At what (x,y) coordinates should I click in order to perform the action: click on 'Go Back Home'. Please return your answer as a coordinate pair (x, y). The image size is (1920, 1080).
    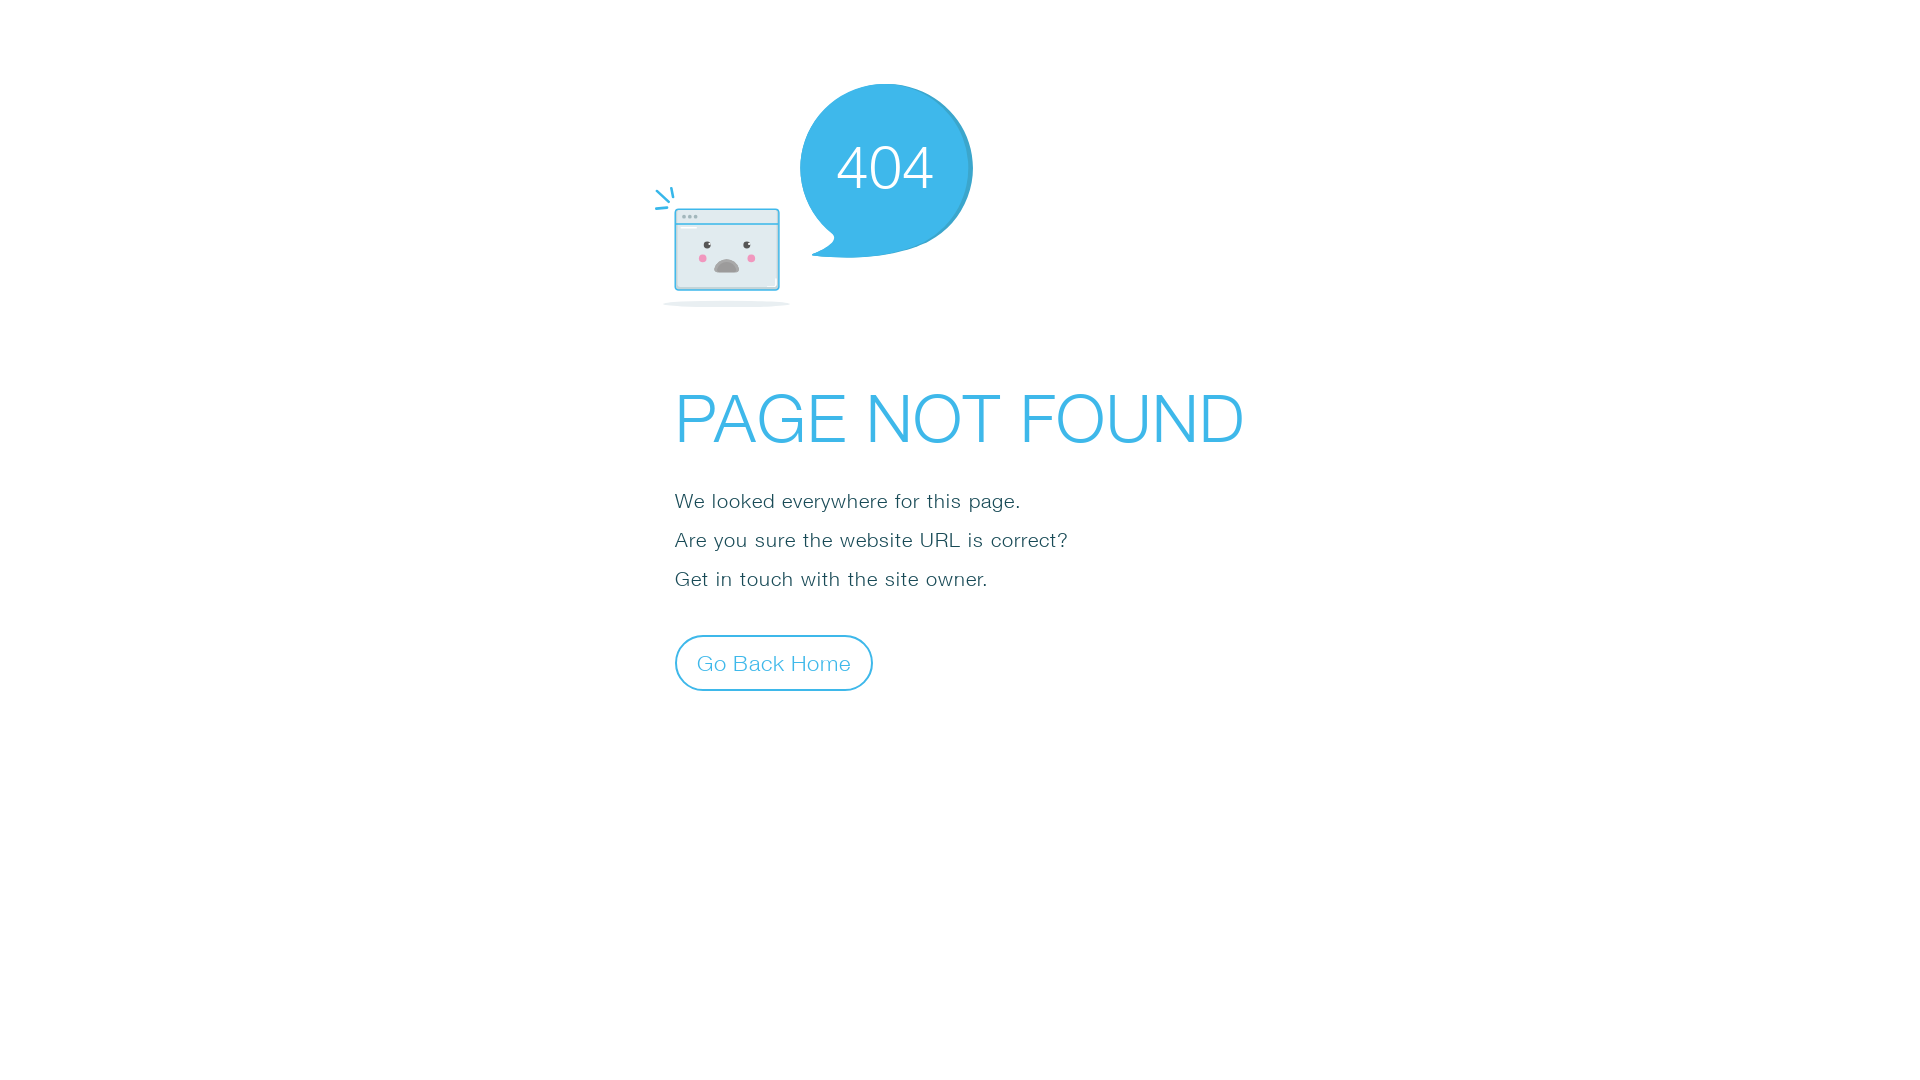
    Looking at the image, I should click on (772, 663).